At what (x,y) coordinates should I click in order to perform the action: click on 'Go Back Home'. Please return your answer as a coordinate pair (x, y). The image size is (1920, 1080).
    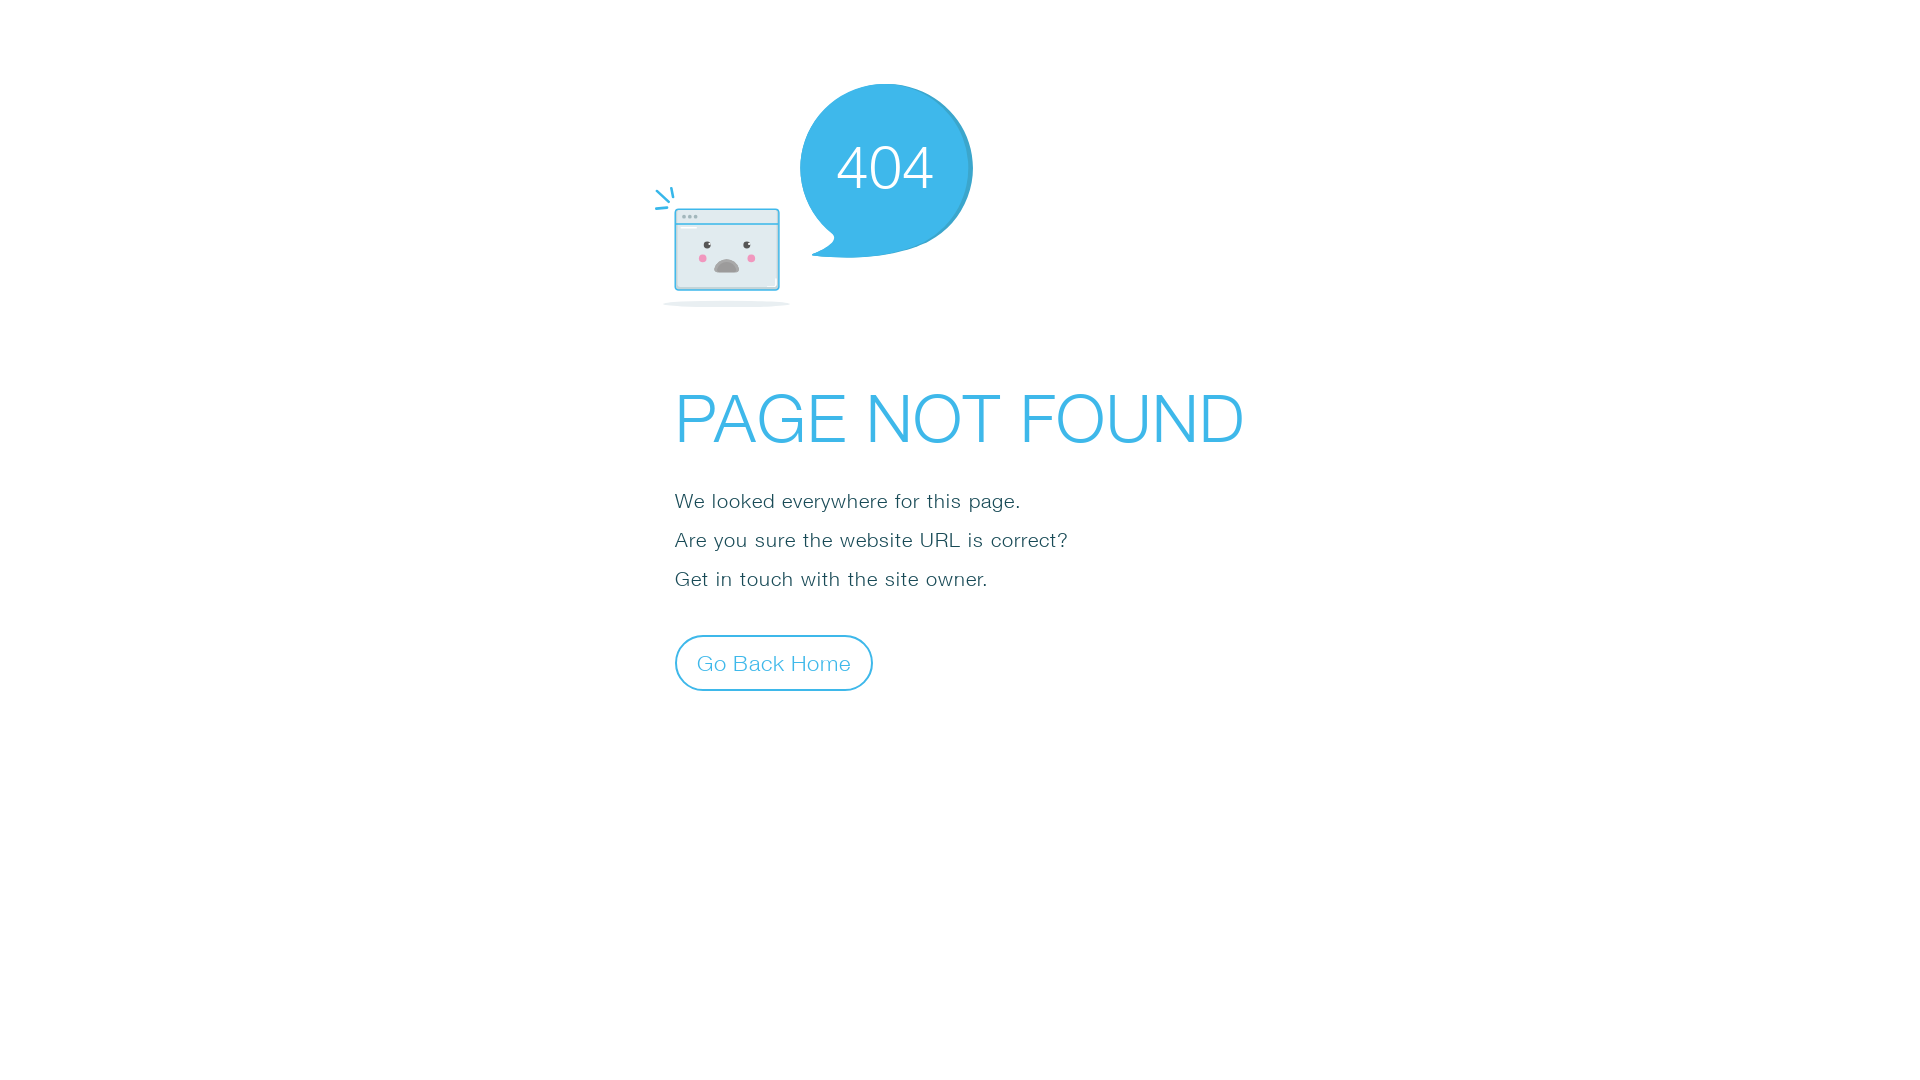
    Looking at the image, I should click on (772, 663).